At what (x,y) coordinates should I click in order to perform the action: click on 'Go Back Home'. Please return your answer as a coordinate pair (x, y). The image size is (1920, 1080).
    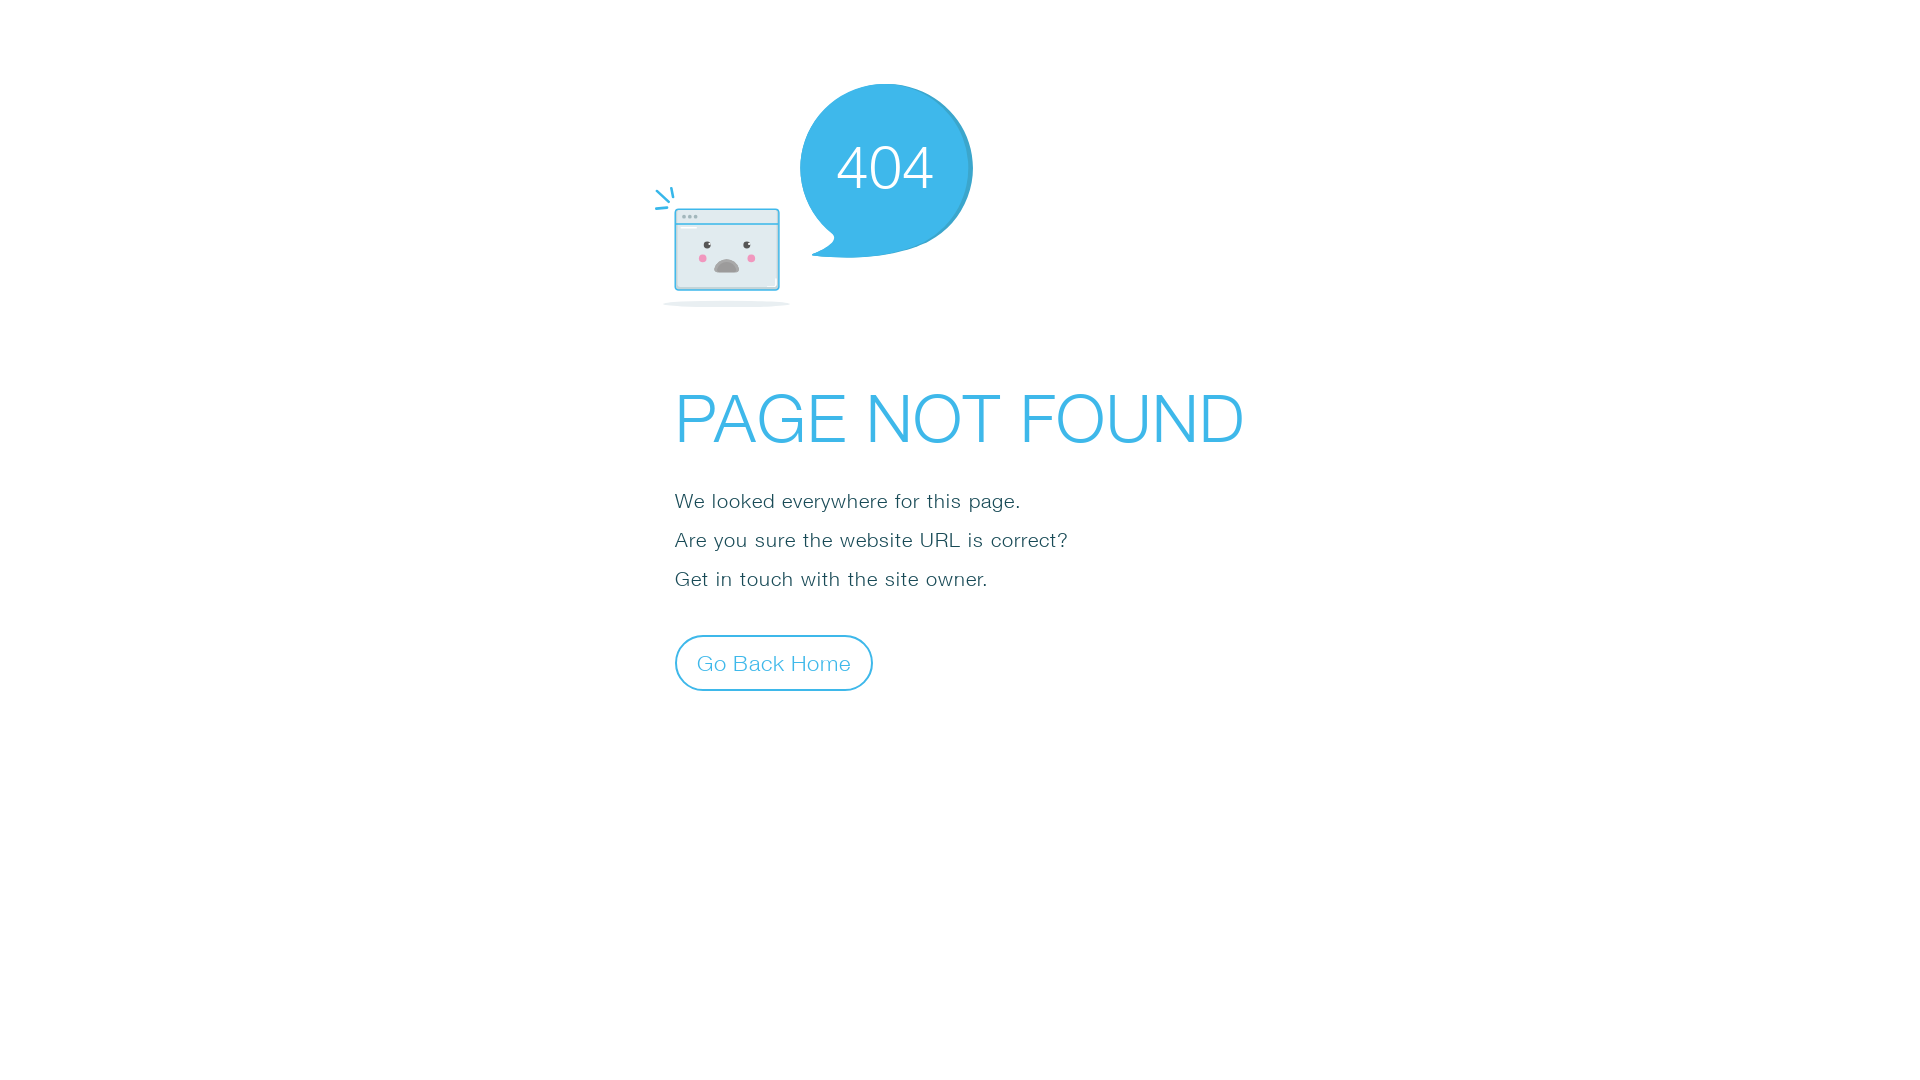
    Looking at the image, I should click on (772, 663).